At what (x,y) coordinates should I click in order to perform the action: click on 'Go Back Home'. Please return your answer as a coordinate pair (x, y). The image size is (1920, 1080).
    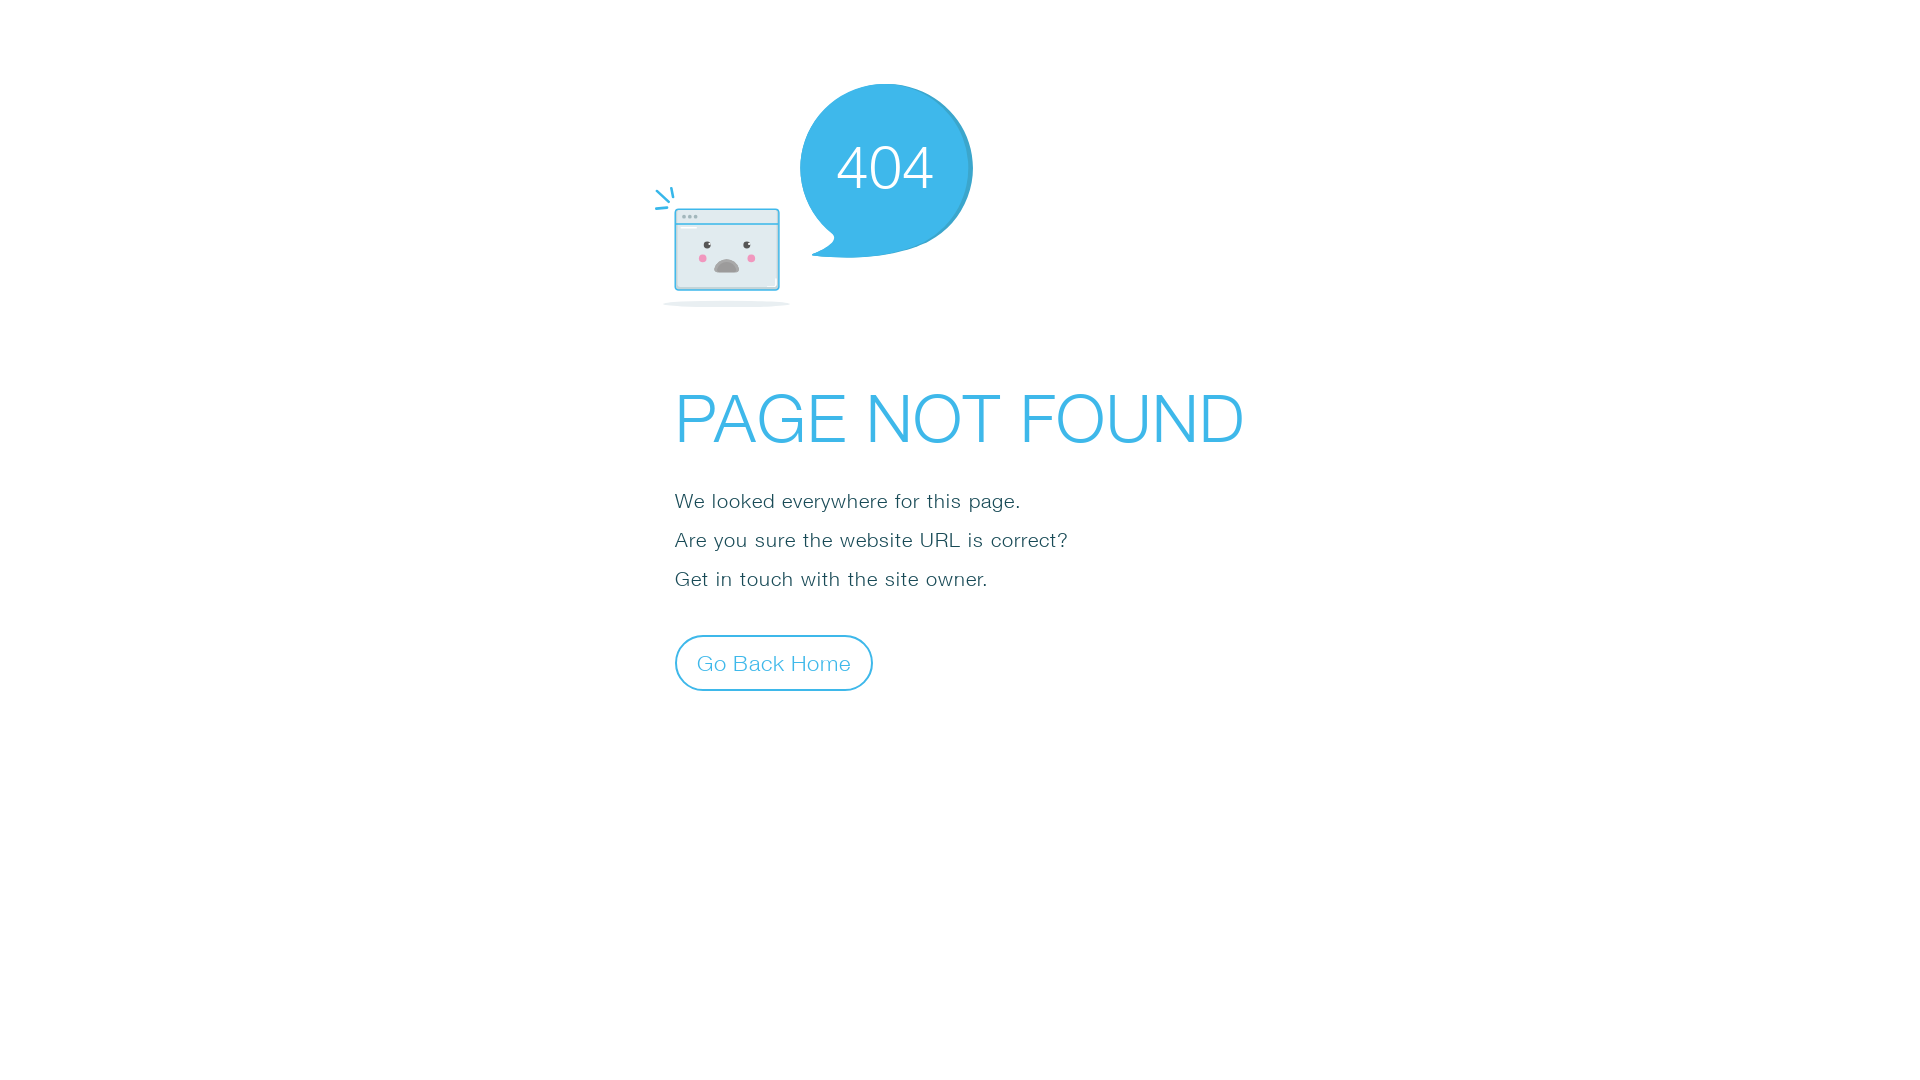
    Looking at the image, I should click on (772, 663).